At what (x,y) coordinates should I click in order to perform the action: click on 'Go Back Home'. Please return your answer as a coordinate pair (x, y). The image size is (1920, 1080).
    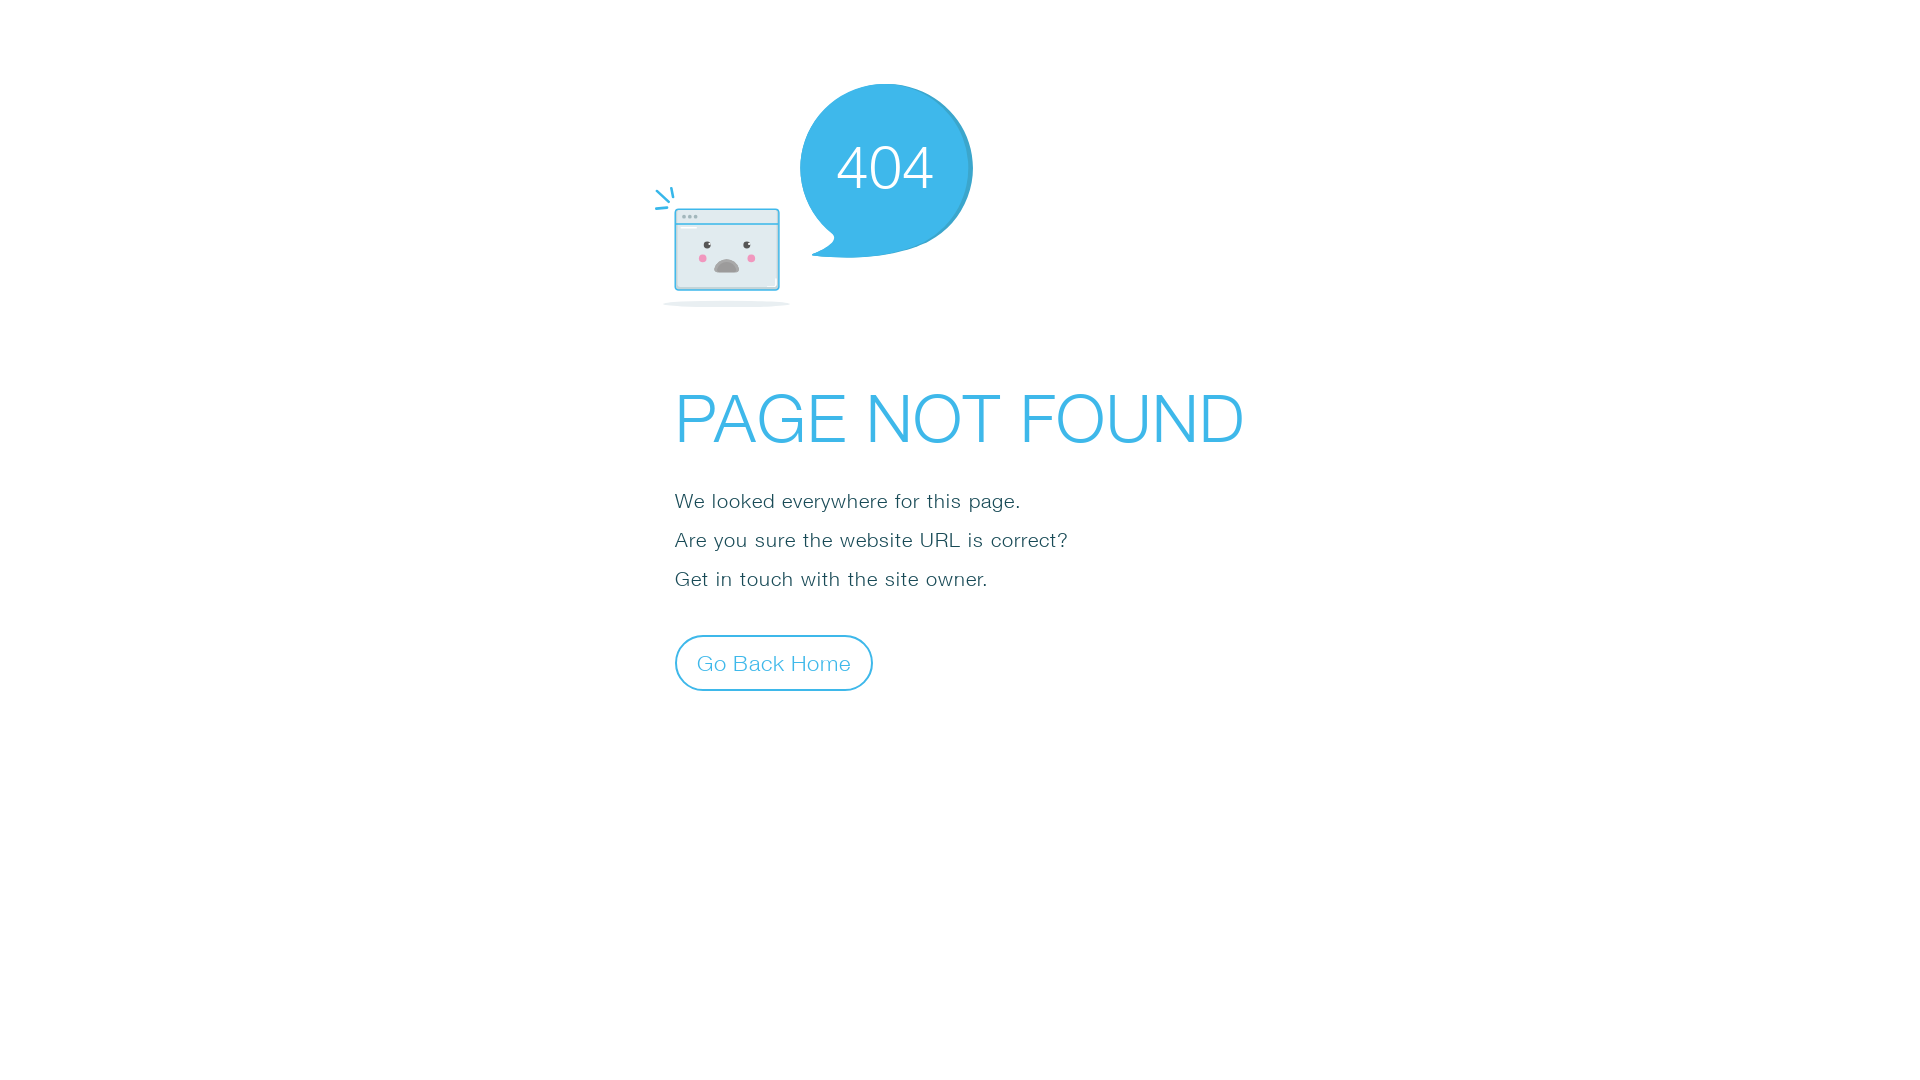
    Looking at the image, I should click on (772, 663).